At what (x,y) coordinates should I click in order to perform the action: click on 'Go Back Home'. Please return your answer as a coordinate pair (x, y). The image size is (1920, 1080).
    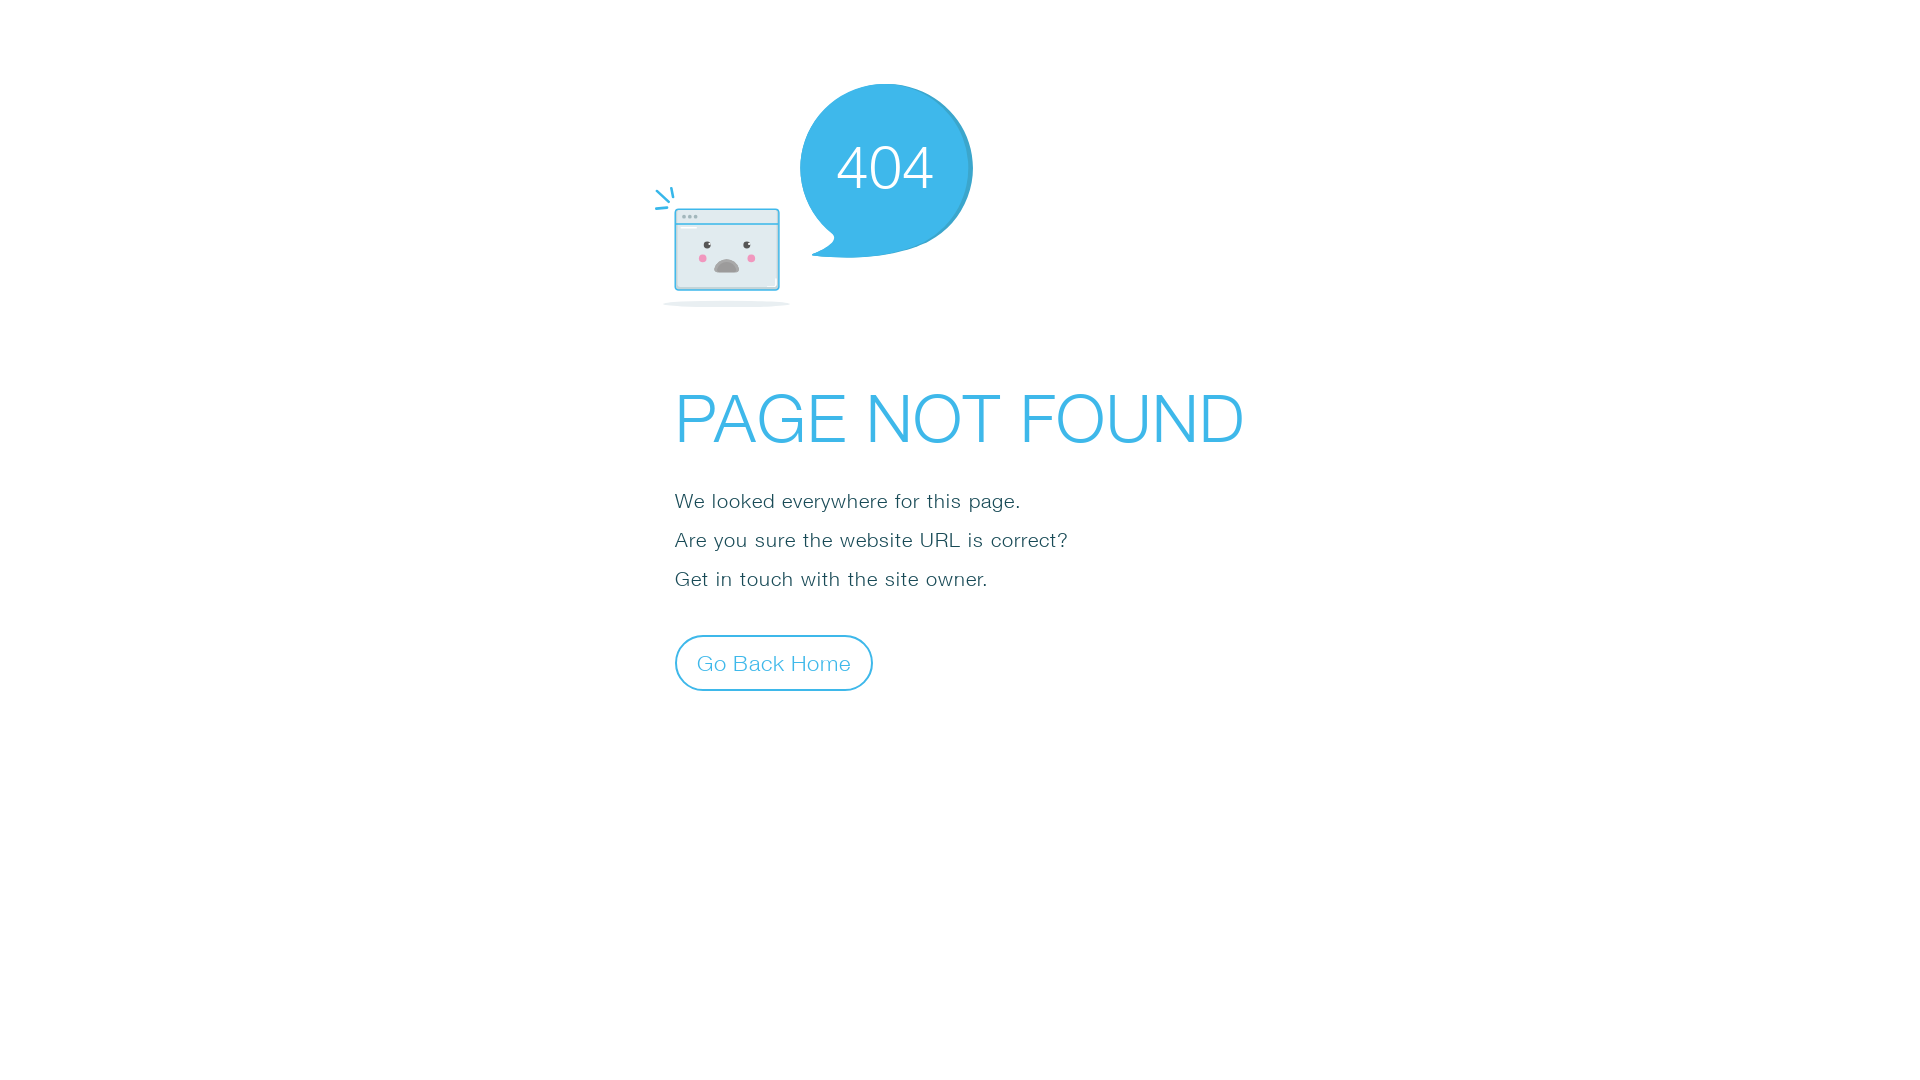
    Looking at the image, I should click on (772, 663).